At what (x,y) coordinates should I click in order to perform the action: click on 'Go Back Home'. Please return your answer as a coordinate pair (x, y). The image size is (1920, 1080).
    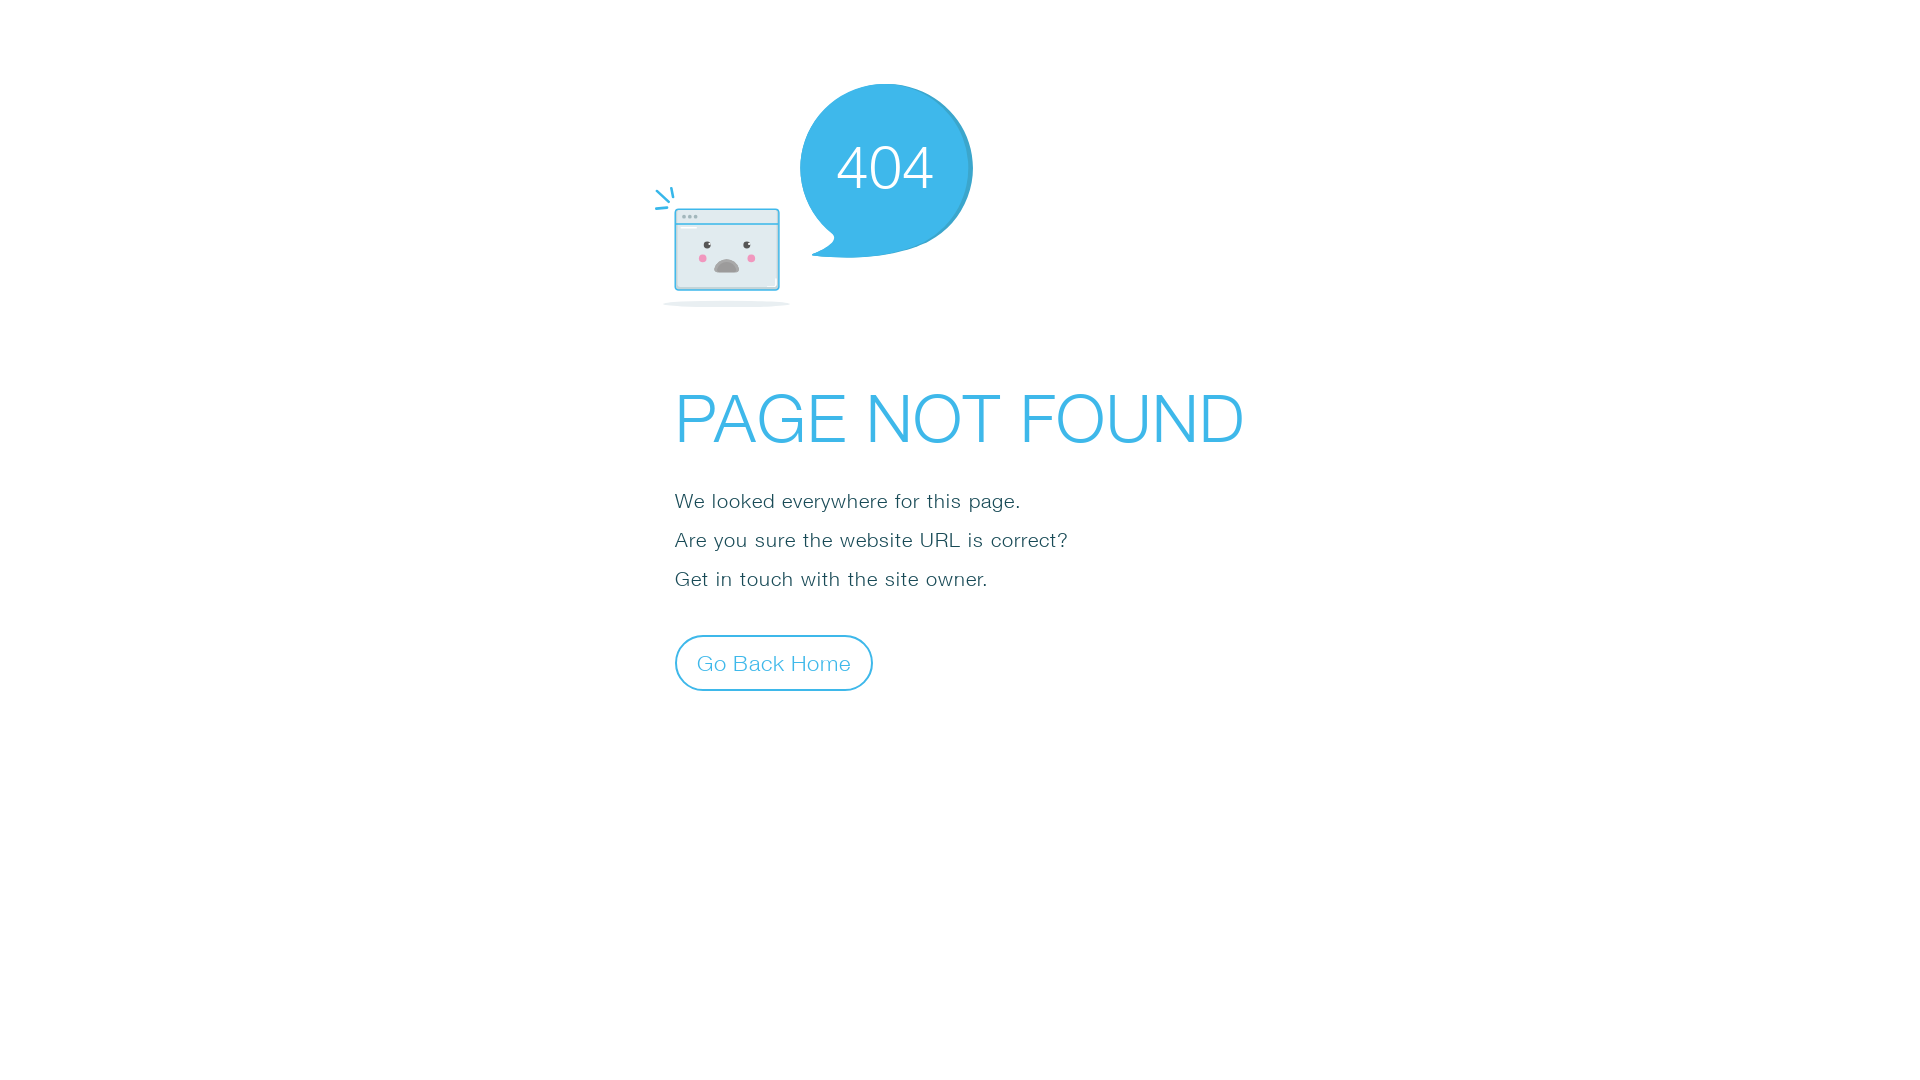
    Looking at the image, I should click on (772, 663).